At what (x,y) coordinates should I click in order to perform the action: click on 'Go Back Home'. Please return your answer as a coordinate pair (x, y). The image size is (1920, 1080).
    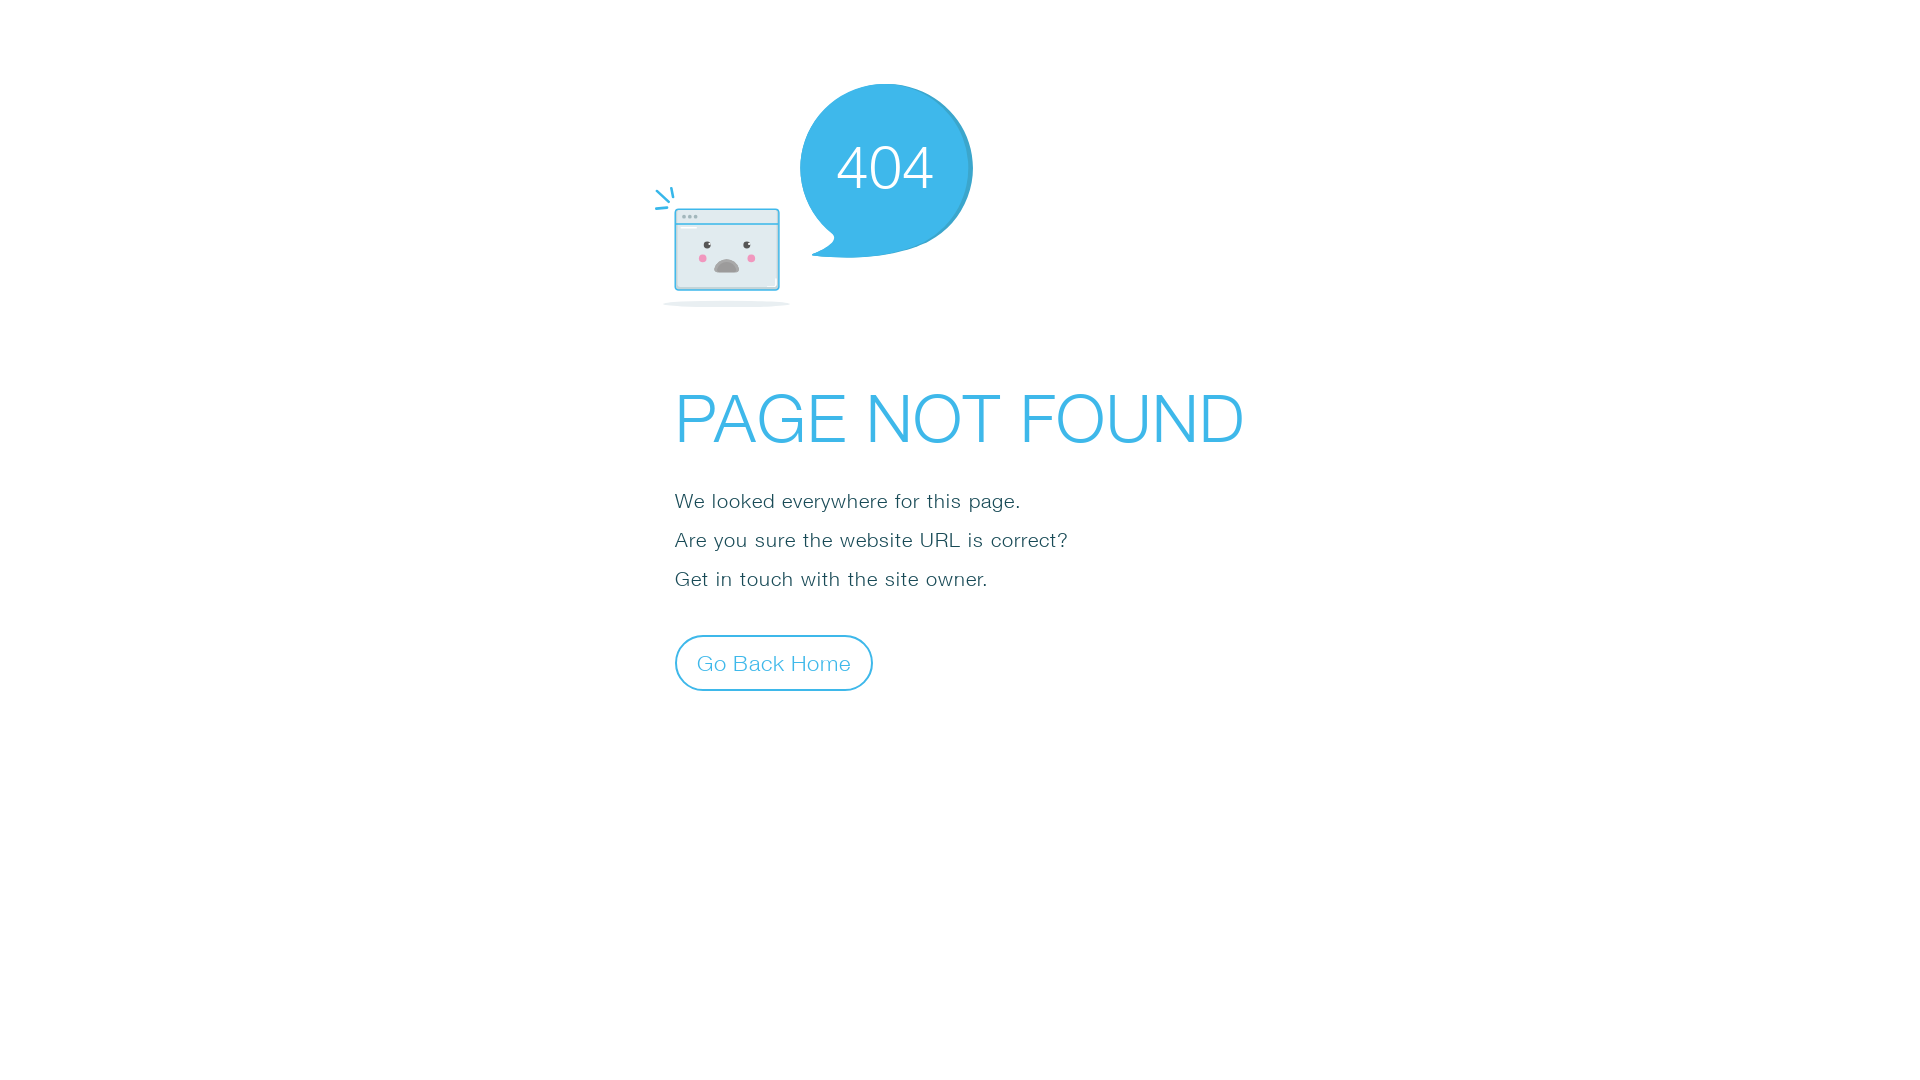
    Looking at the image, I should click on (772, 663).